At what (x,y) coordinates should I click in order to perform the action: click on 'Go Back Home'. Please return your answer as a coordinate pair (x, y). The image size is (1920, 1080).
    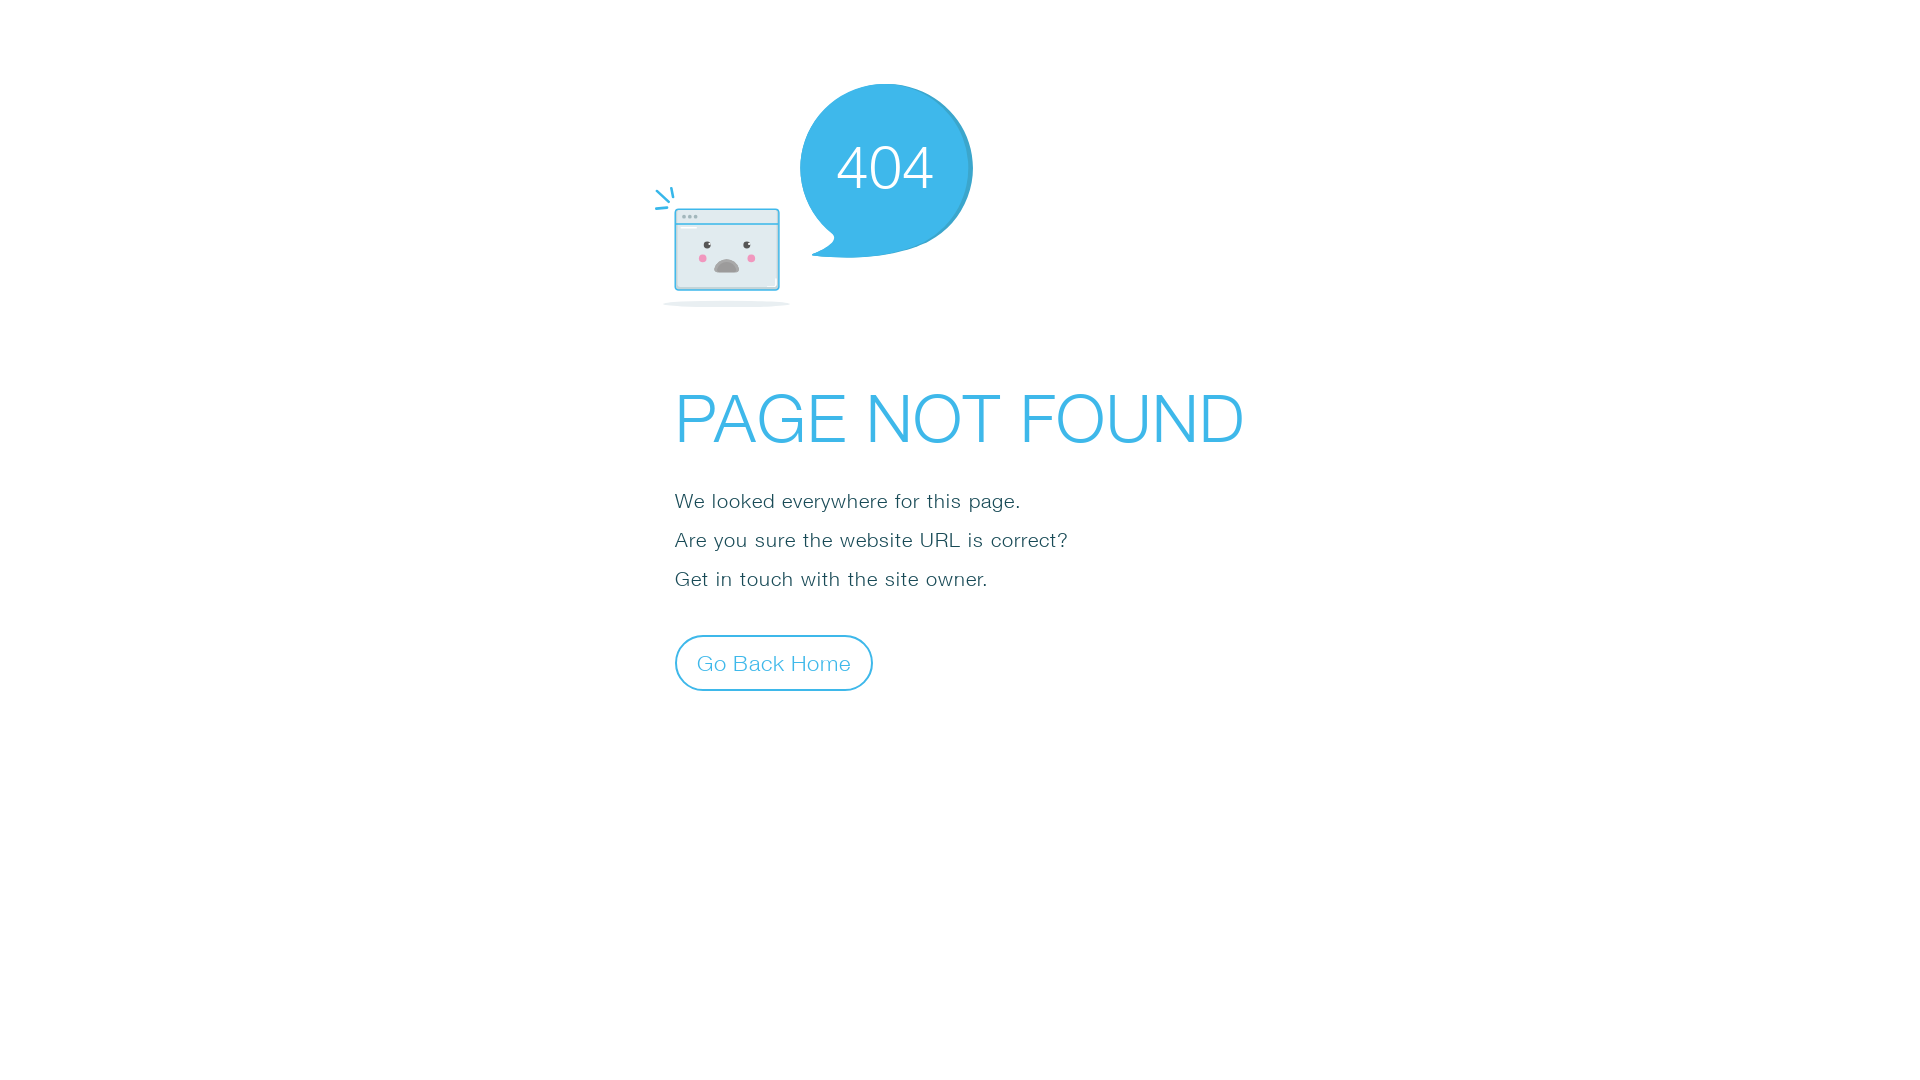
    Looking at the image, I should click on (772, 663).